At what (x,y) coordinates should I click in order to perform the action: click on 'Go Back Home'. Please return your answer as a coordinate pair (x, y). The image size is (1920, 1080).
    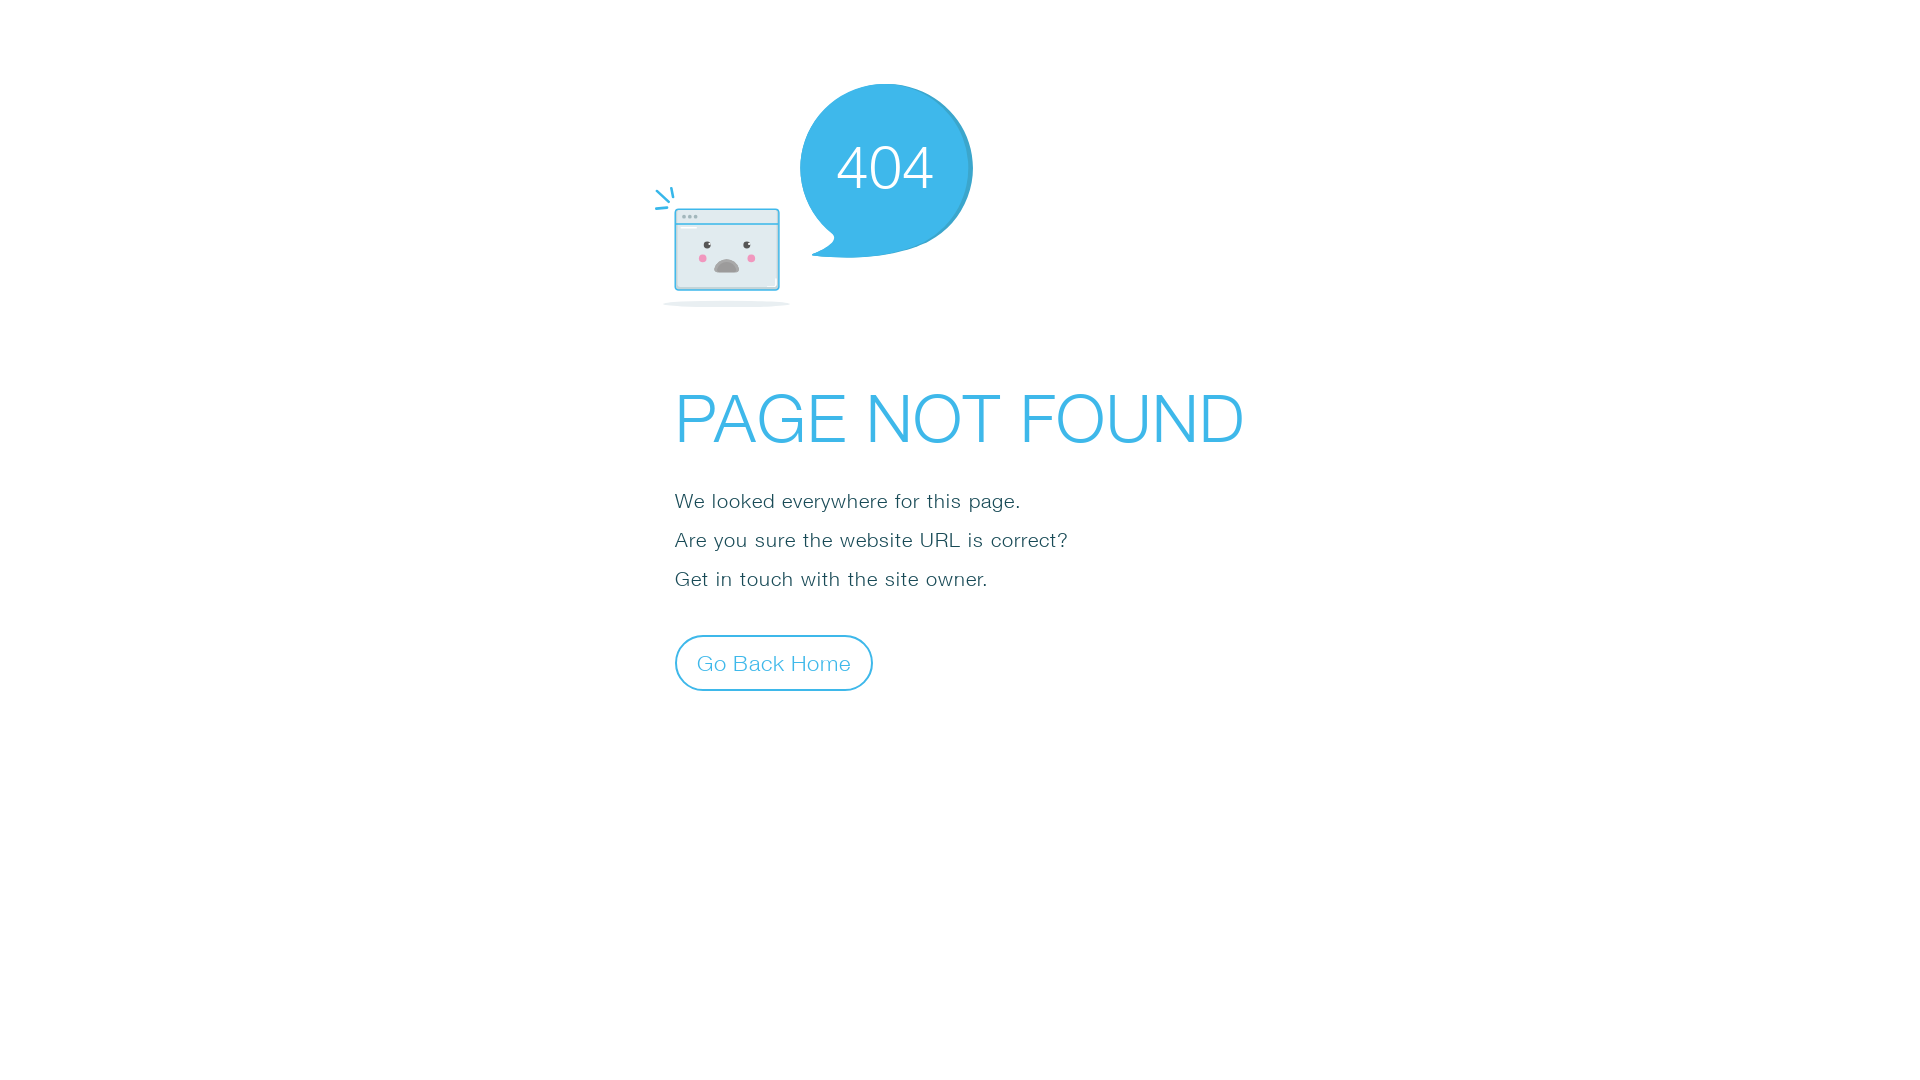
    Looking at the image, I should click on (772, 663).